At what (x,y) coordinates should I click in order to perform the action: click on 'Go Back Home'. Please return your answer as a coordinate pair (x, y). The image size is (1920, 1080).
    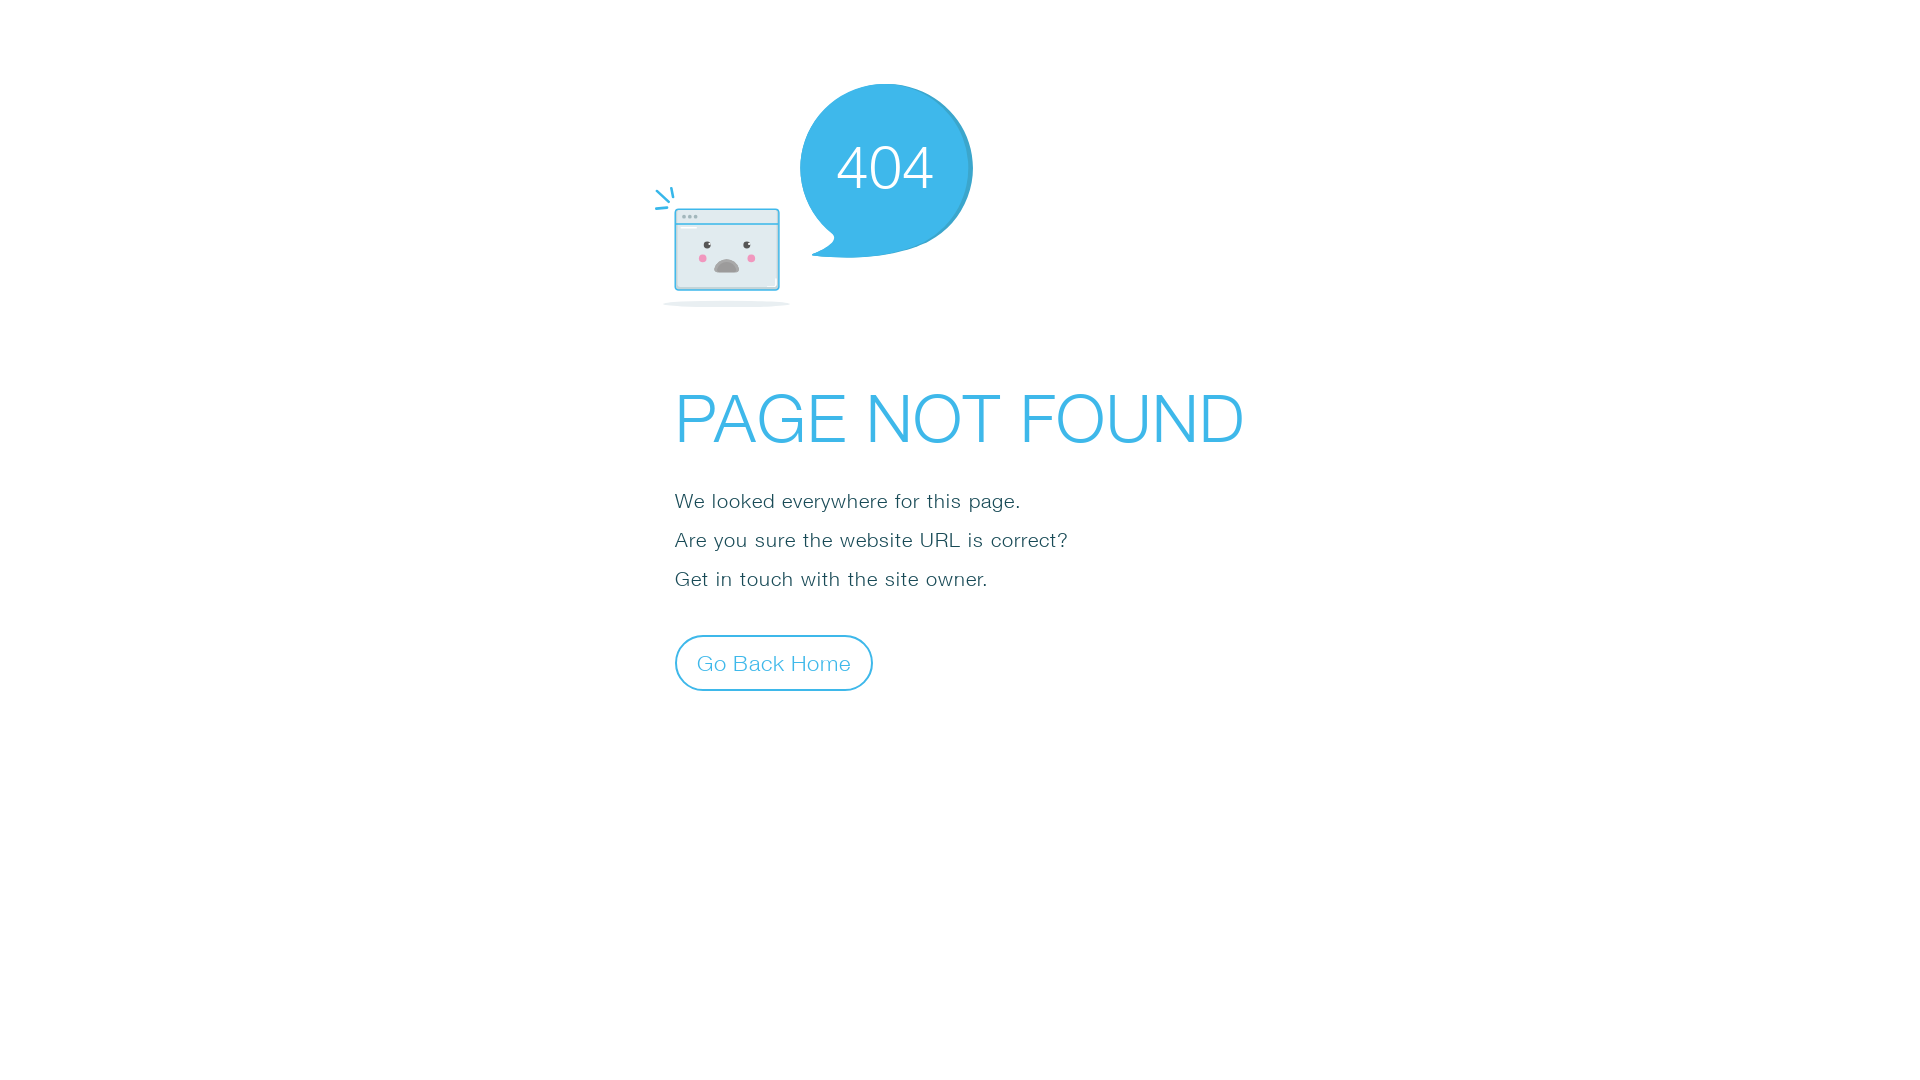
    Looking at the image, I should click on (772, 663).